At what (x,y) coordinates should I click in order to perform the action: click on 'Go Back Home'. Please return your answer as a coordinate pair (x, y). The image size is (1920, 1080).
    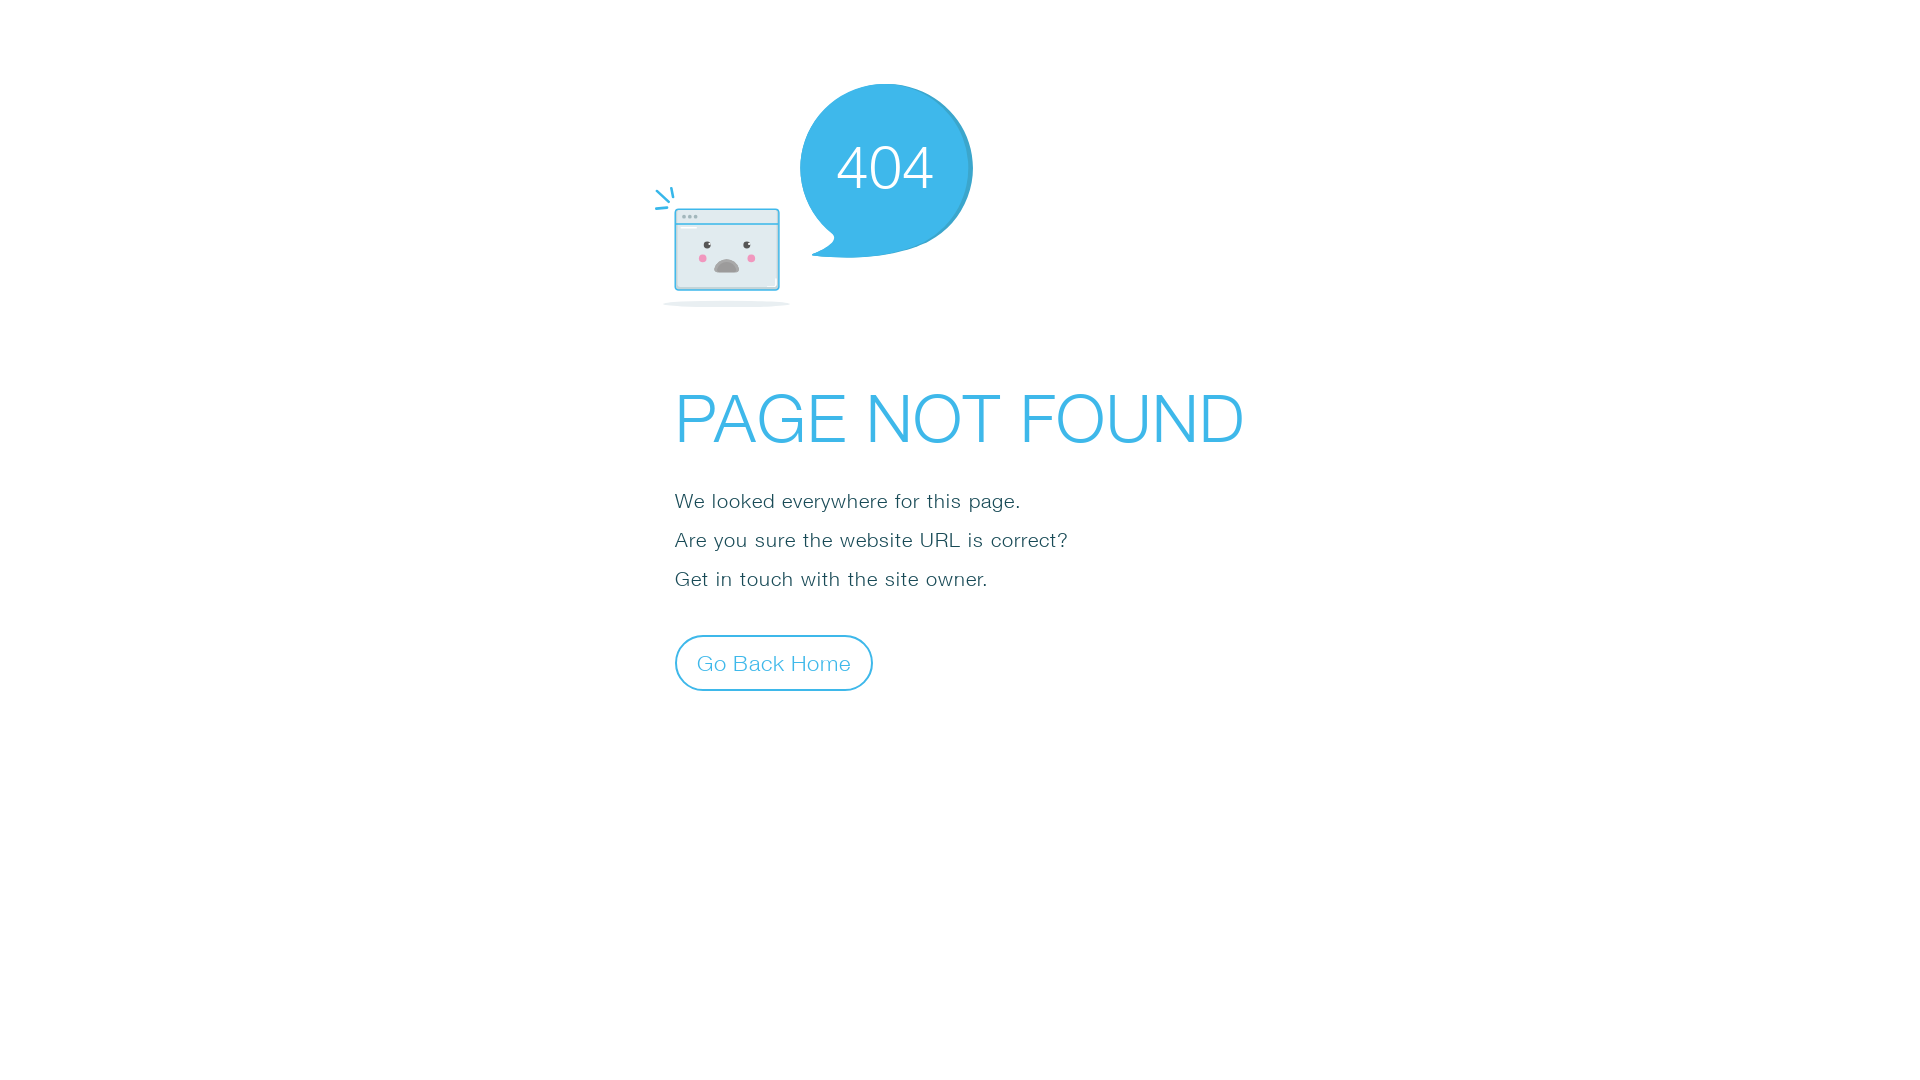
    Looking at the image, I should click on (772, 663).